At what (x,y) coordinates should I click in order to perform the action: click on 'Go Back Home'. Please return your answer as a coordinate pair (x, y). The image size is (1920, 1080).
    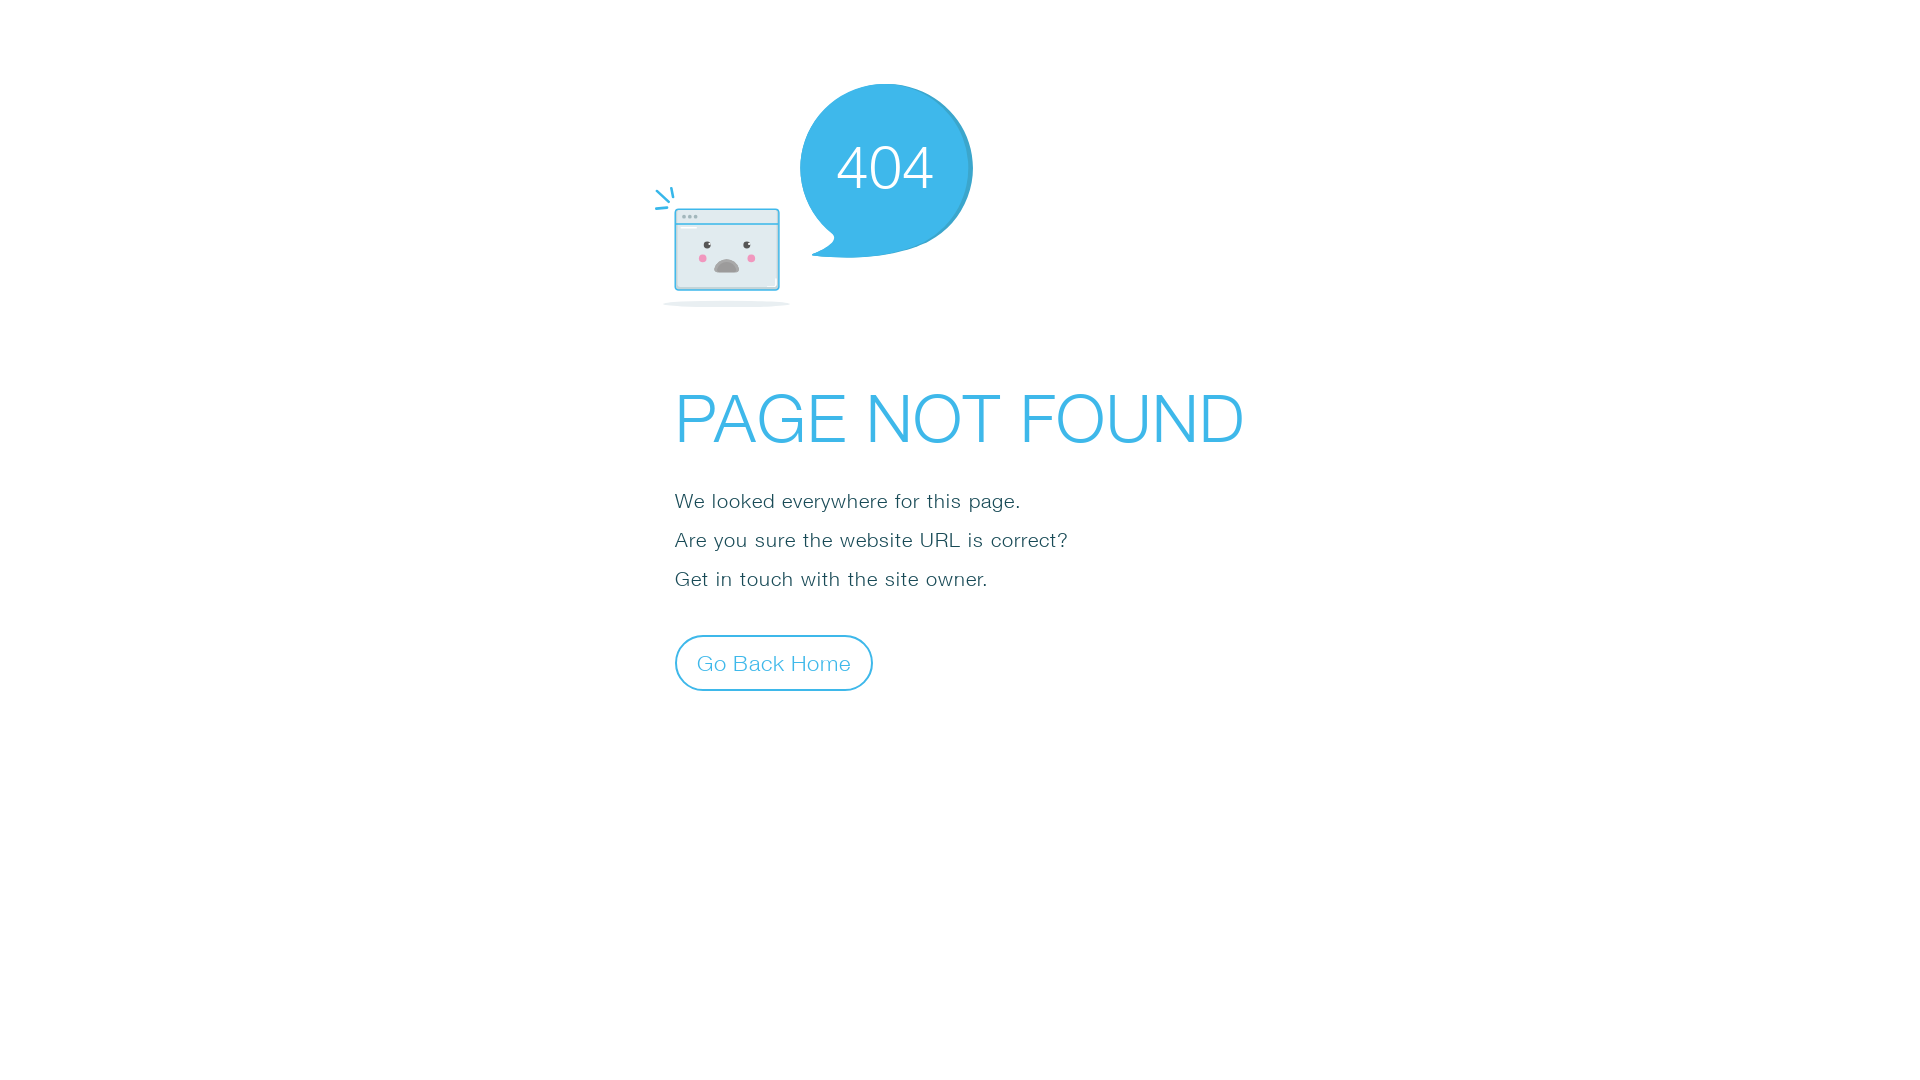
    Looking at the image, I should click on (772, 663).